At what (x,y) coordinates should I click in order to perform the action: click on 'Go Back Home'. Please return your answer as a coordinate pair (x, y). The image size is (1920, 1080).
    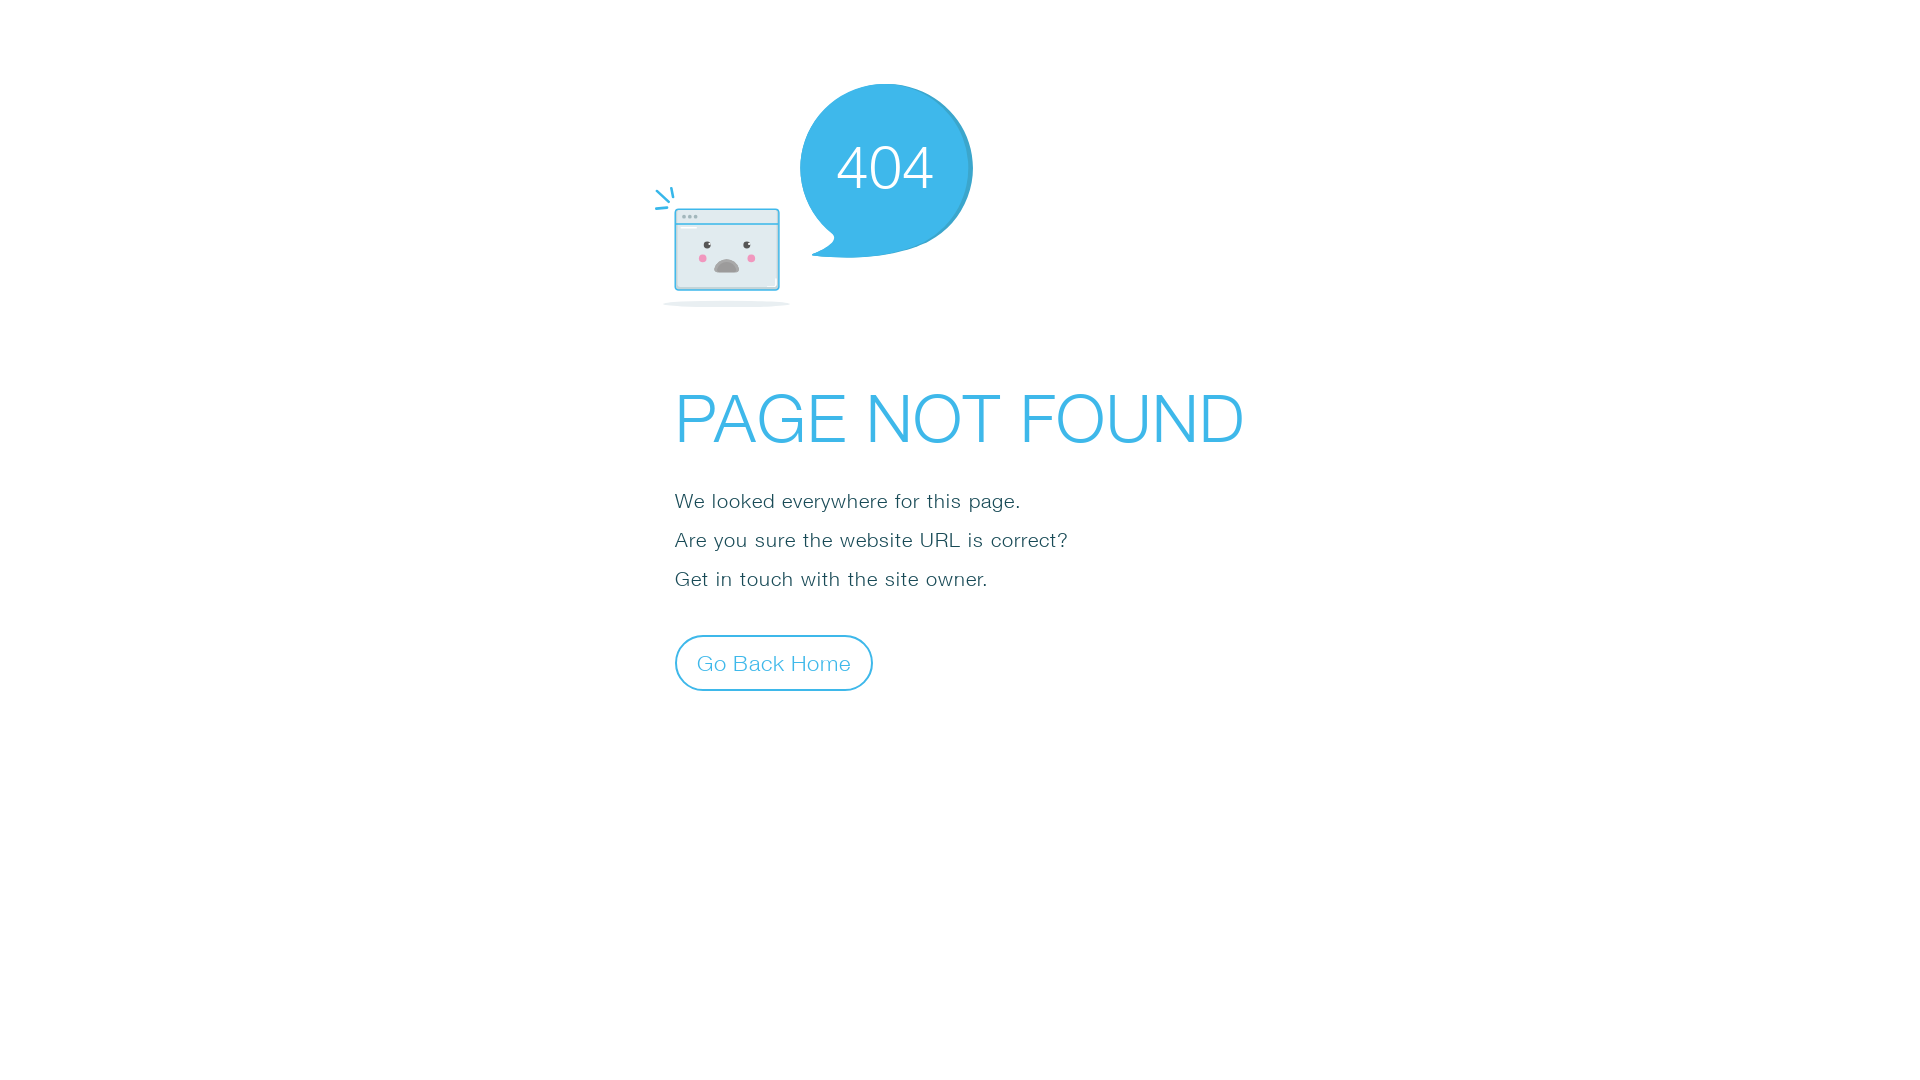
    Looking at the image, I should click on (772, 663).